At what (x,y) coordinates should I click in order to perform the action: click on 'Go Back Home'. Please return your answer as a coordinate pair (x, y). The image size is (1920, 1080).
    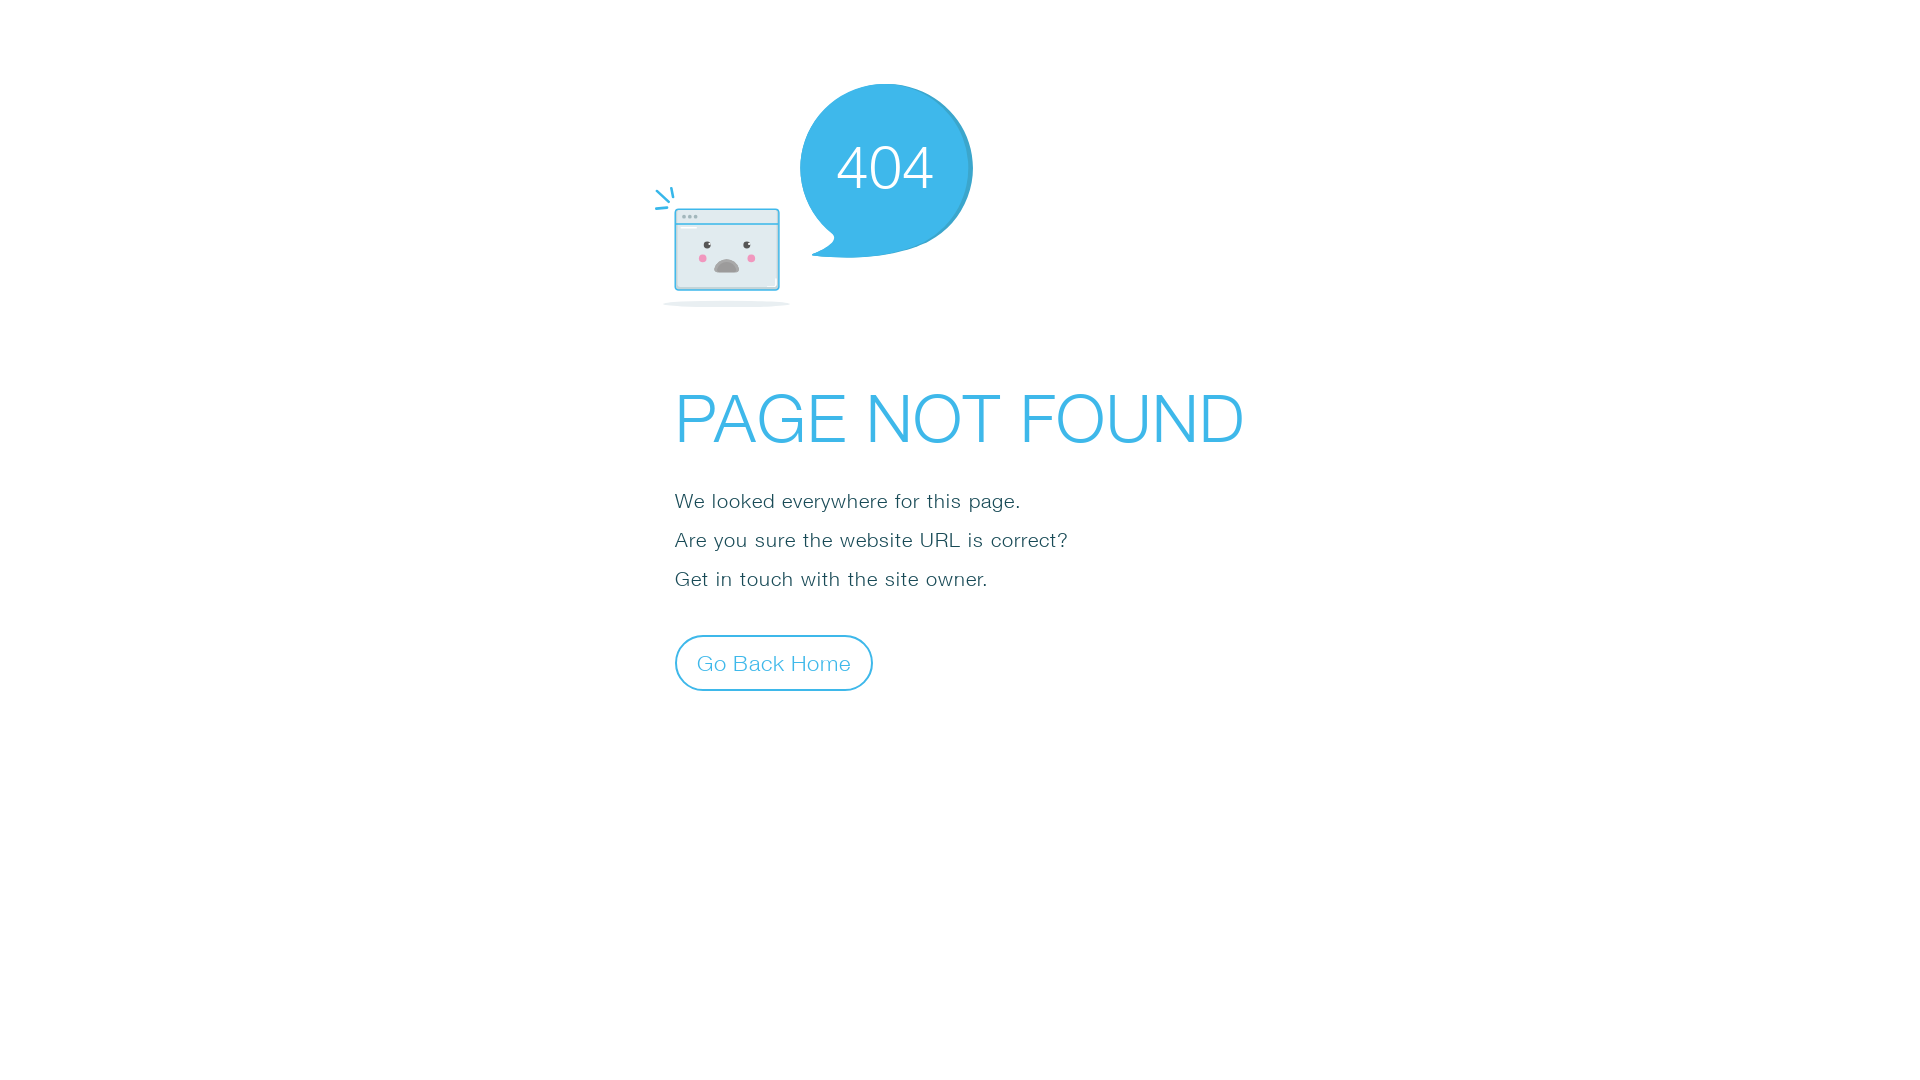
    Looking at the image, I should click on (772, 663).